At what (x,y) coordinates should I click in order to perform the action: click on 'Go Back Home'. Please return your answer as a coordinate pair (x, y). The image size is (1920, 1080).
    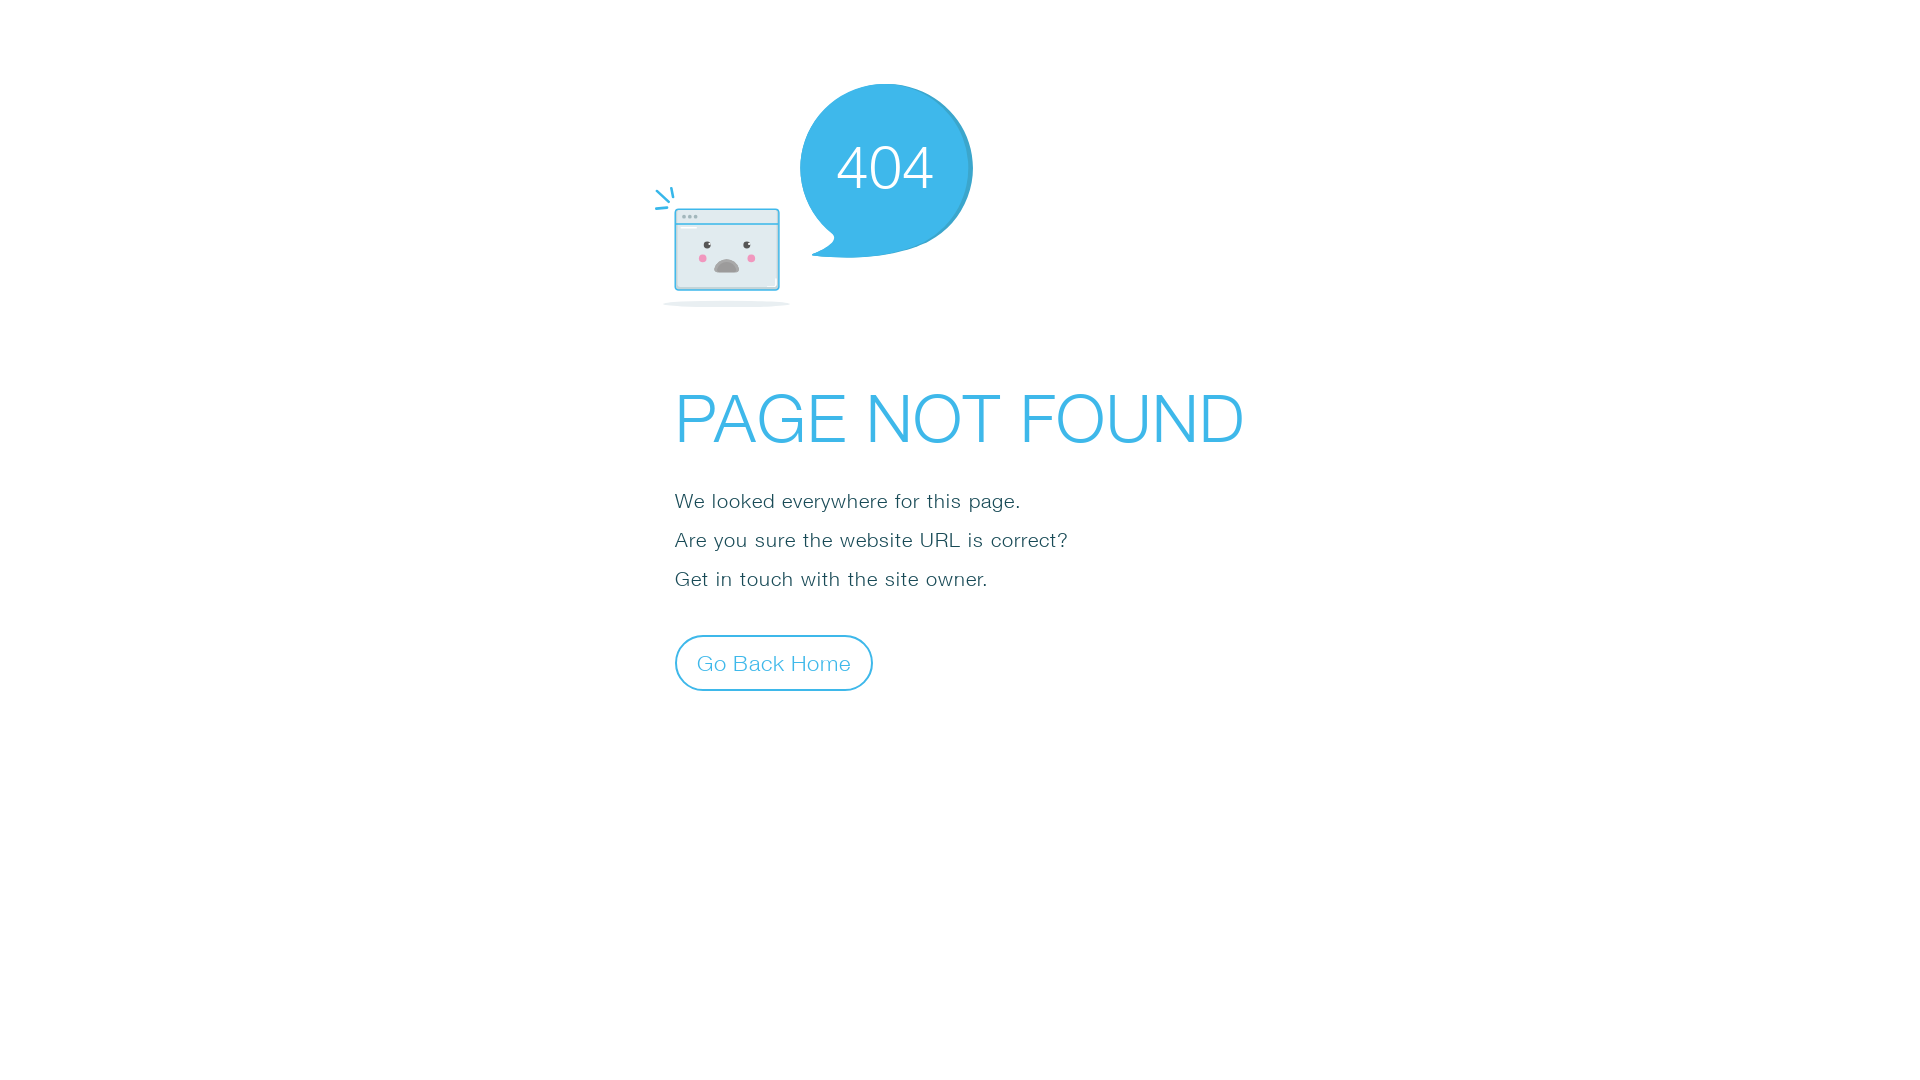
    Looking at the image, I should click on (772, 663).